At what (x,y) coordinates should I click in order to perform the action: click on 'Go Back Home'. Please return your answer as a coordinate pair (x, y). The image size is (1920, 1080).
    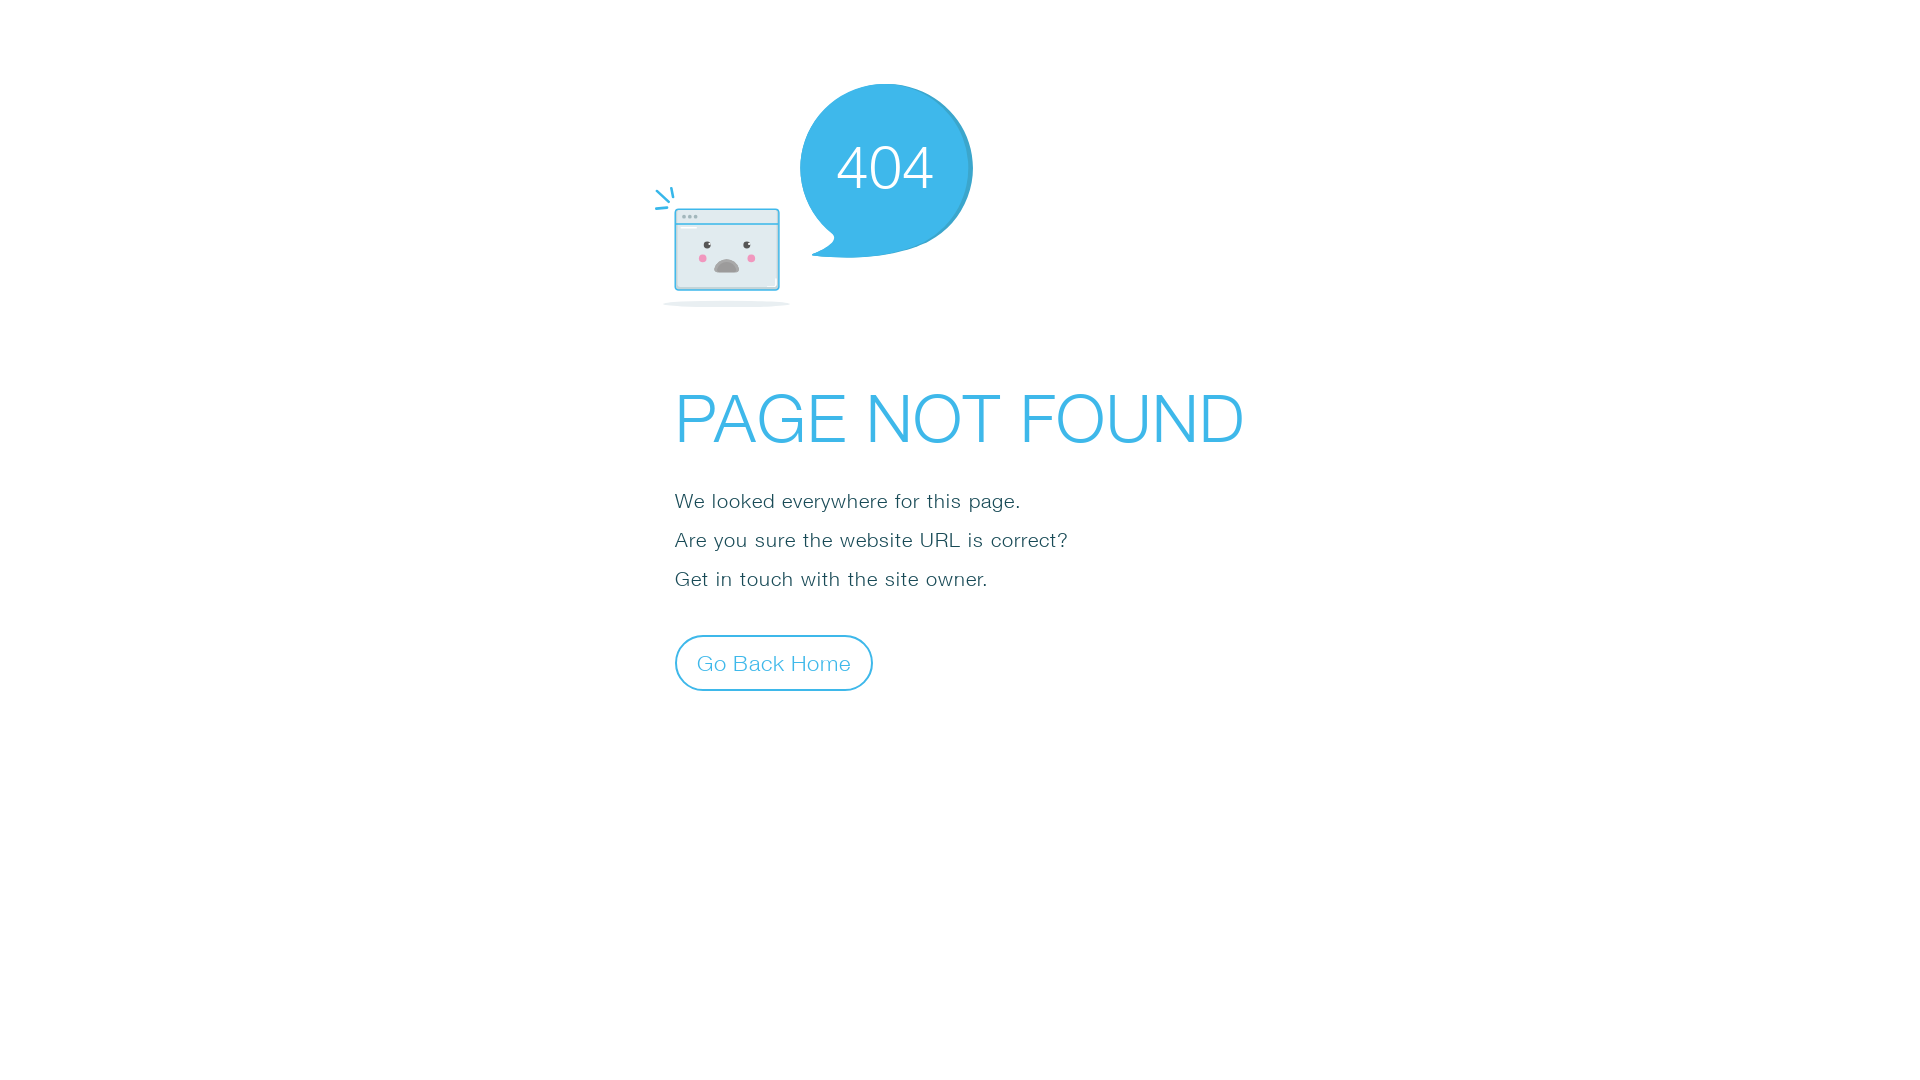
    Looking at the image, I should click on (772, 663).